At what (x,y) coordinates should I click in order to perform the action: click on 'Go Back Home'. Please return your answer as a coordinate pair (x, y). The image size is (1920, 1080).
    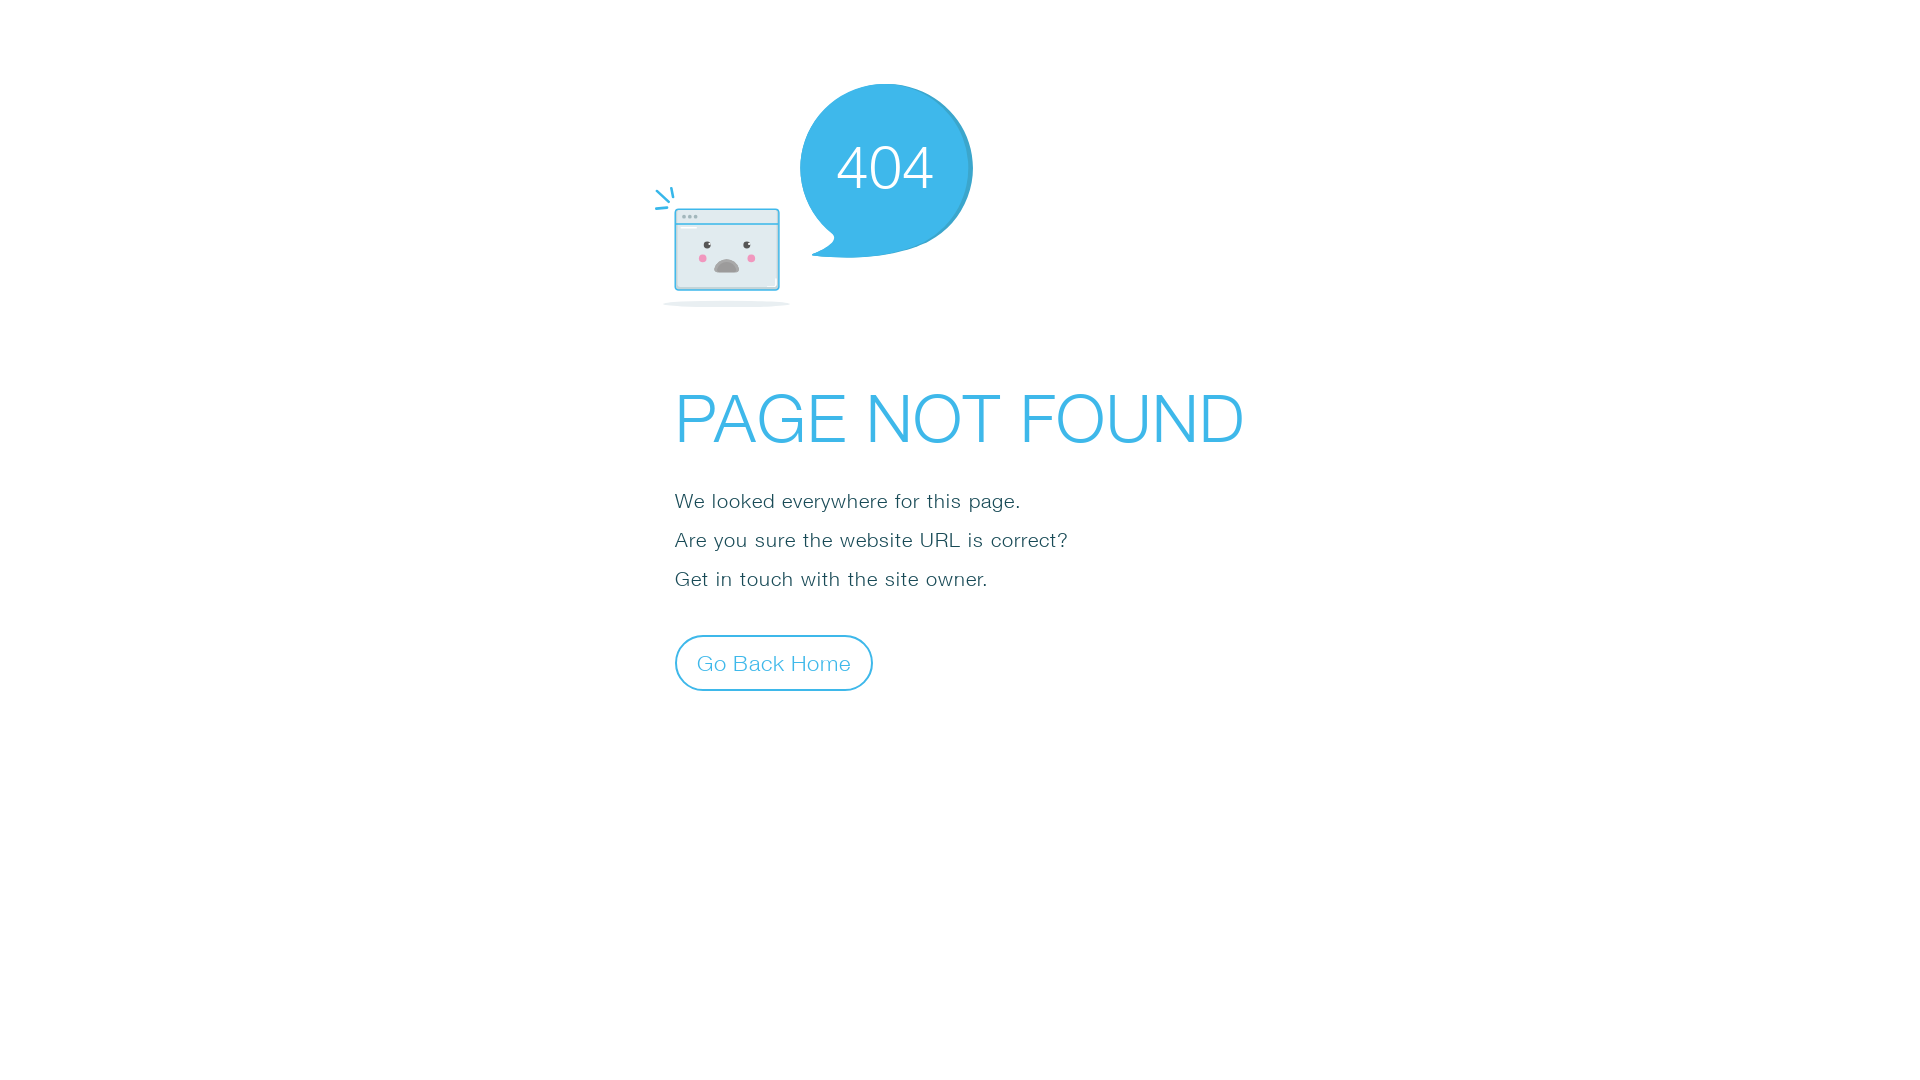
    Looking at the image, I should click on (772, 663).